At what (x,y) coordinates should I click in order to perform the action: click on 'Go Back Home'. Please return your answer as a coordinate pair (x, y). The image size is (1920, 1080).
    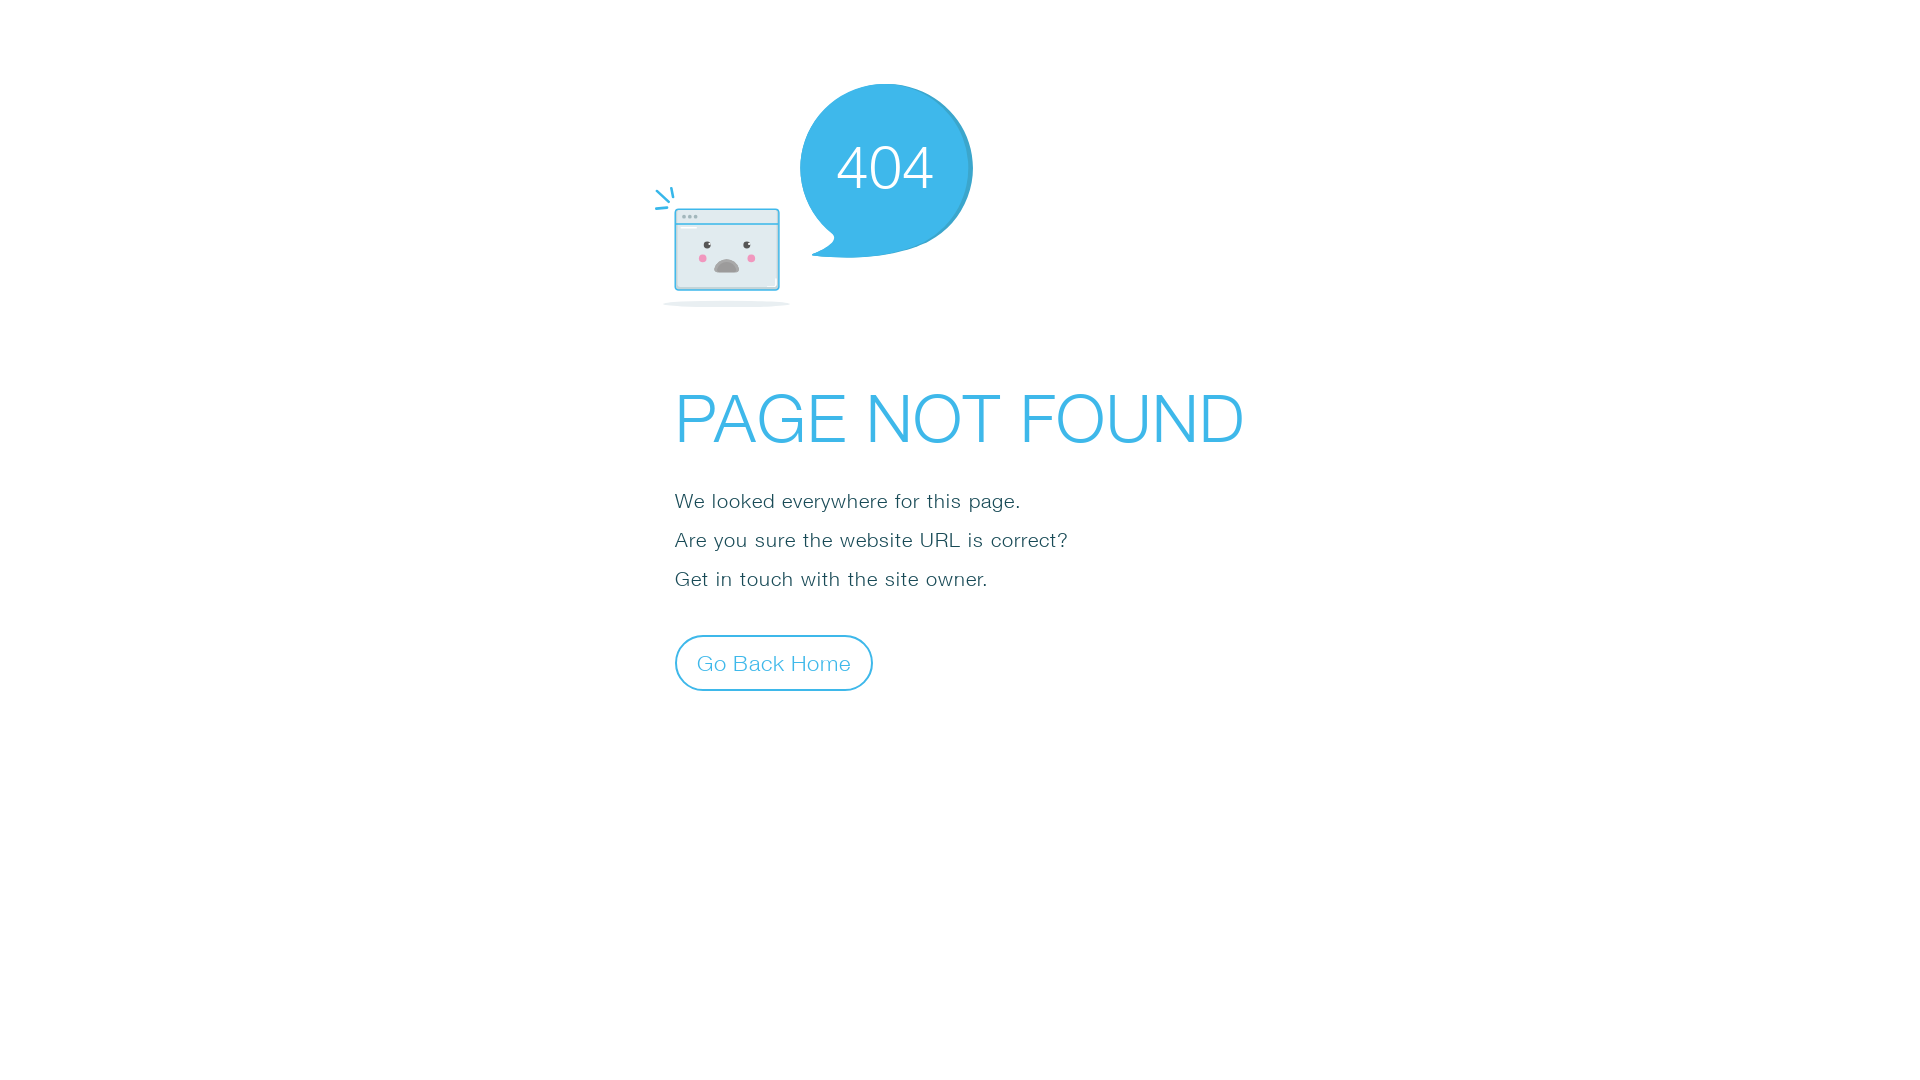
    Looking at the image, I should click on (772, 663).